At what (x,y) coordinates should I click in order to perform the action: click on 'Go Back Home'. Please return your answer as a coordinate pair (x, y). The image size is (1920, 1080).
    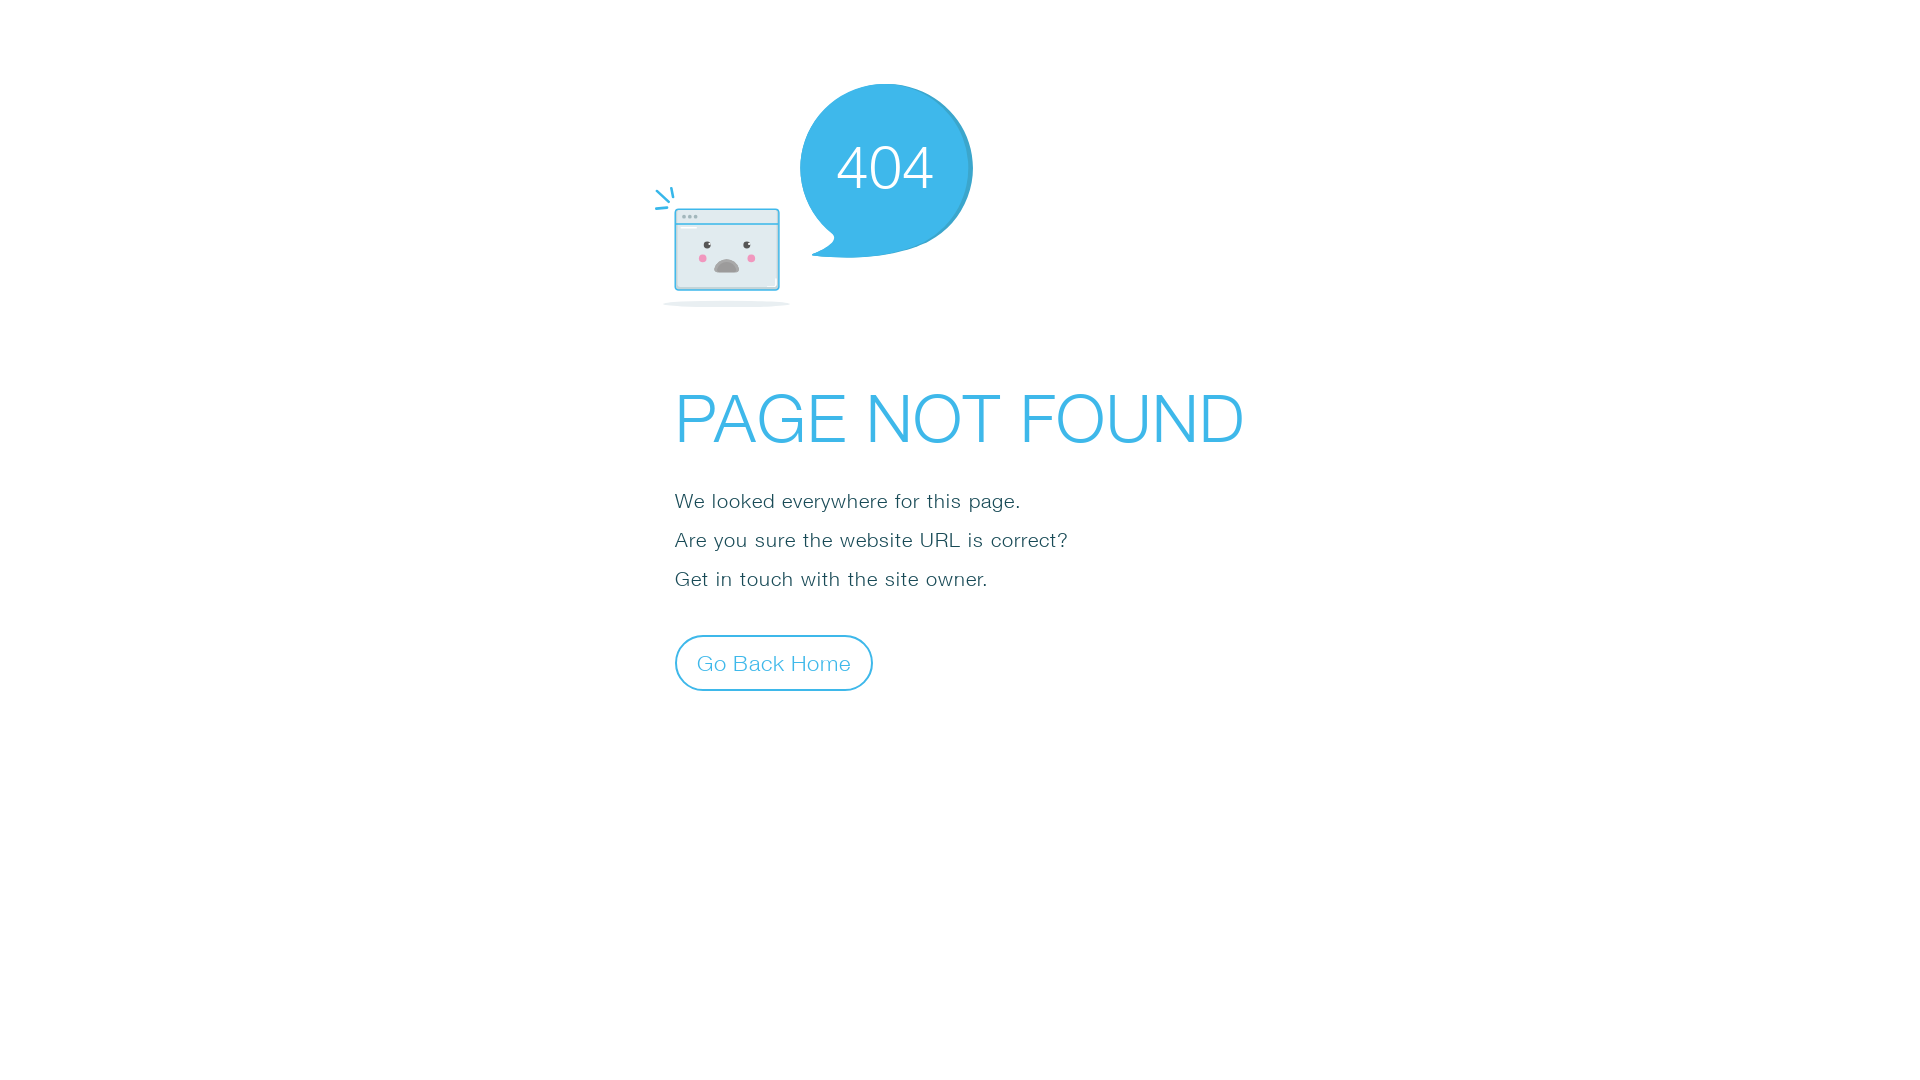
    Looking at the image, I should click on (772, 663).